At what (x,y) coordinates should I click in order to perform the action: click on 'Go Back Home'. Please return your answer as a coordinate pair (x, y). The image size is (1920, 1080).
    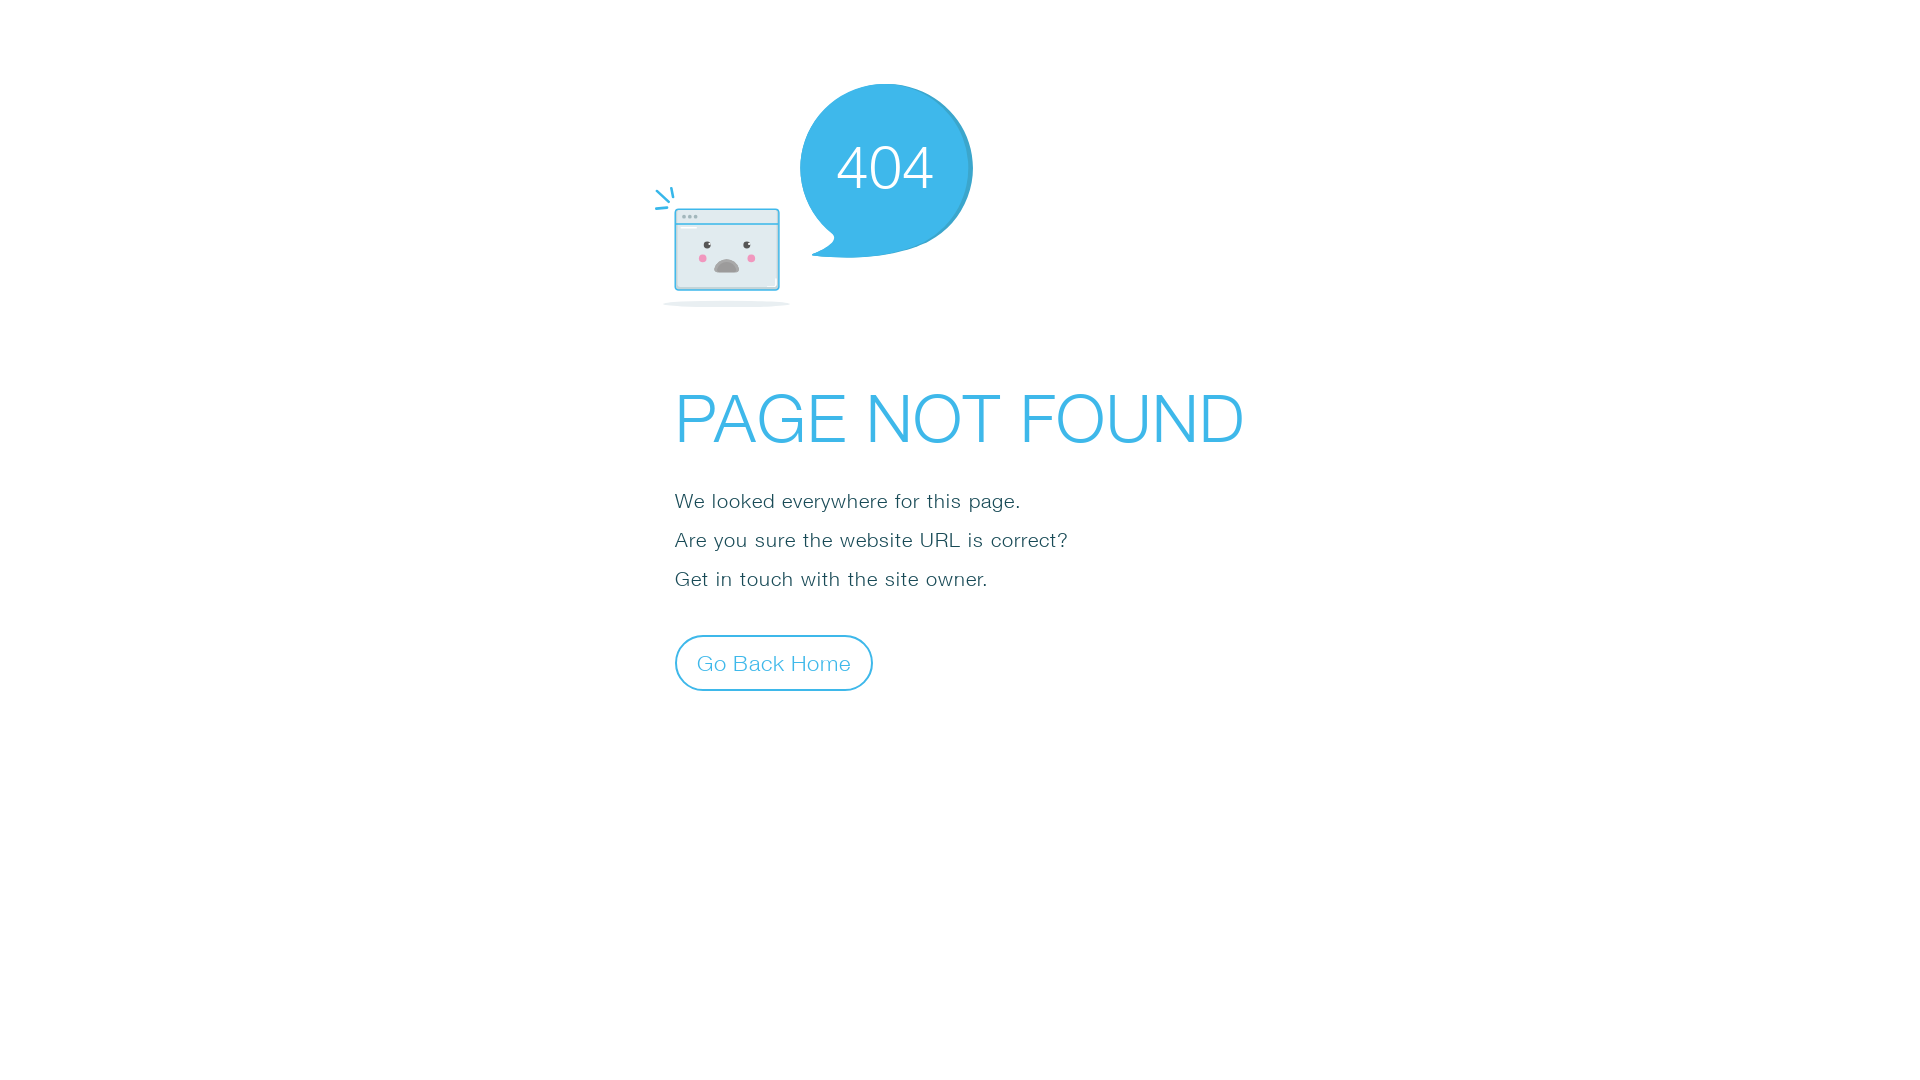
    Looking at the image, I should click on (772, 663).